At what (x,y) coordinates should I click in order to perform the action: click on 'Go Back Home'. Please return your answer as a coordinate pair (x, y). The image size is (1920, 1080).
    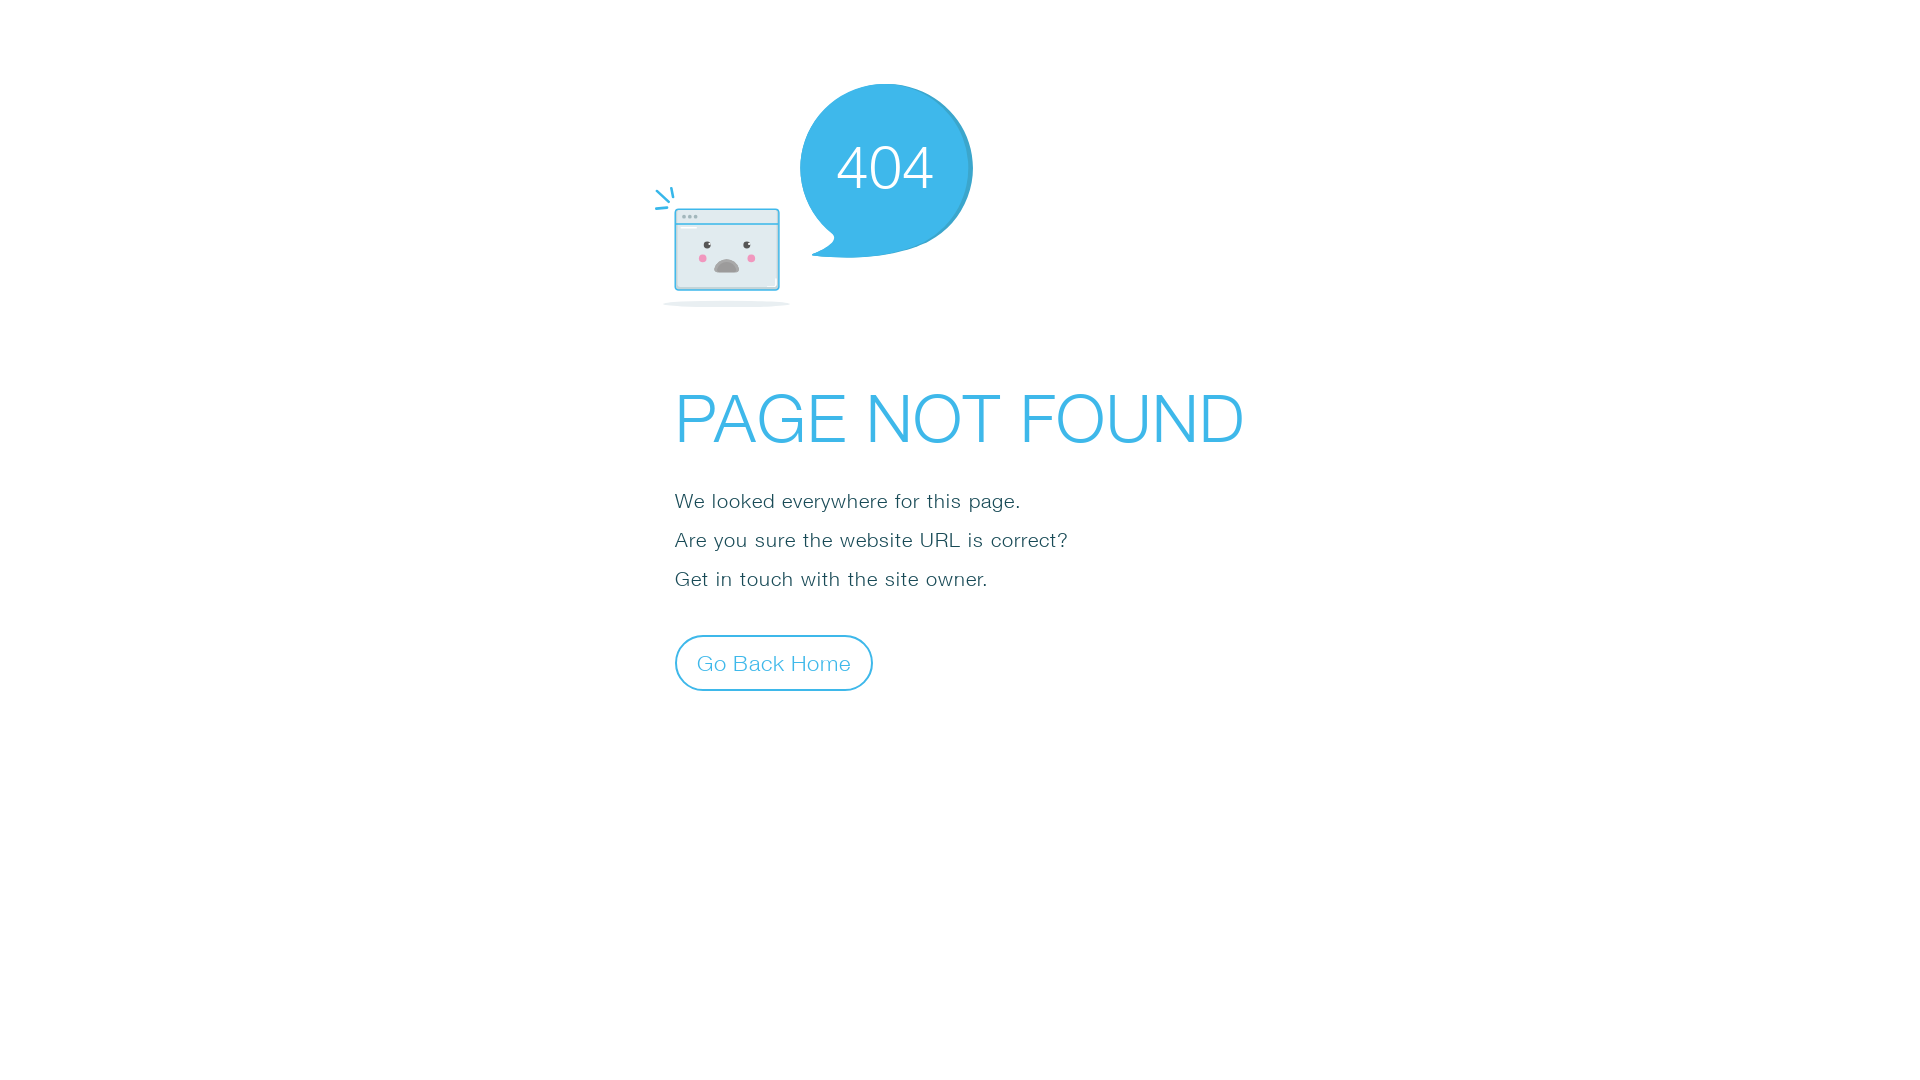
    Looking at the image, I should click on (772, 663).